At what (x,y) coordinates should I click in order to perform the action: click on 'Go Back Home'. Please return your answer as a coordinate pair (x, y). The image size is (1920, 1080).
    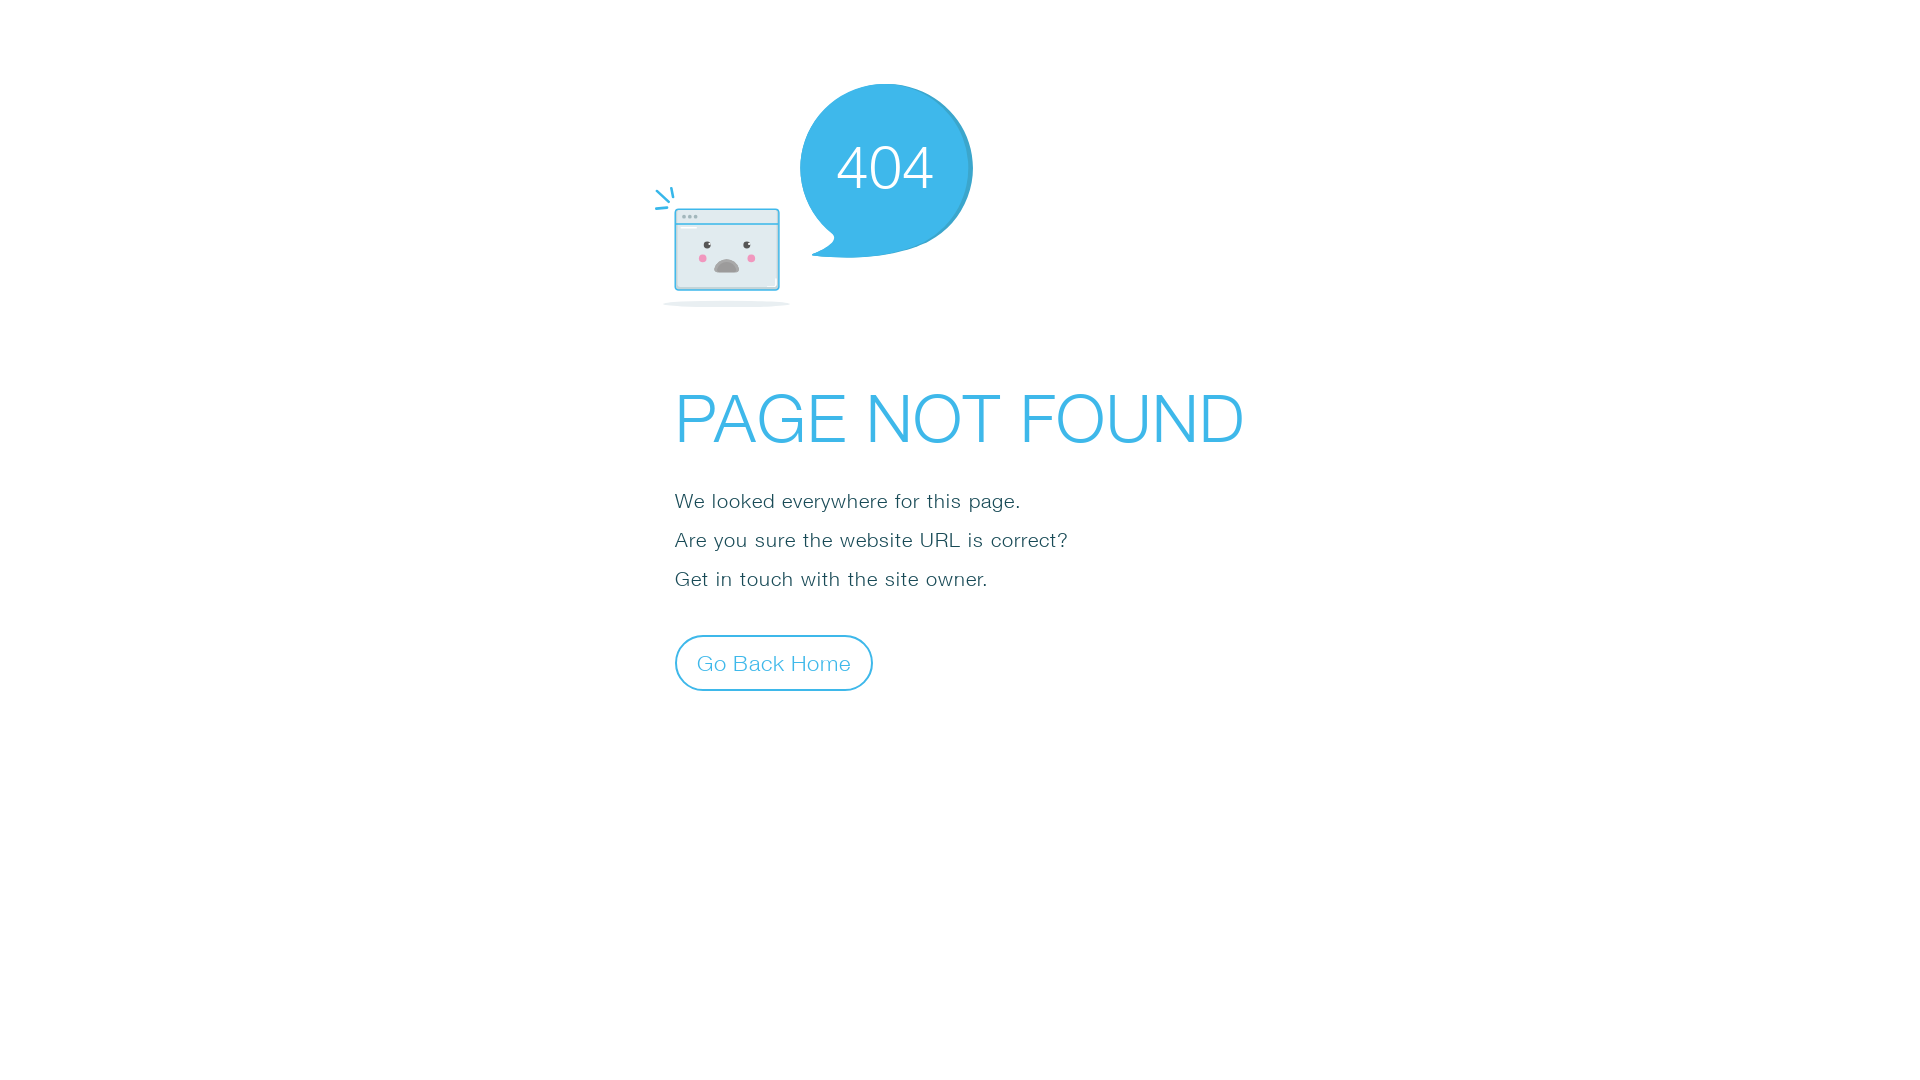
    Looking at the image, I should click on (772, 663).